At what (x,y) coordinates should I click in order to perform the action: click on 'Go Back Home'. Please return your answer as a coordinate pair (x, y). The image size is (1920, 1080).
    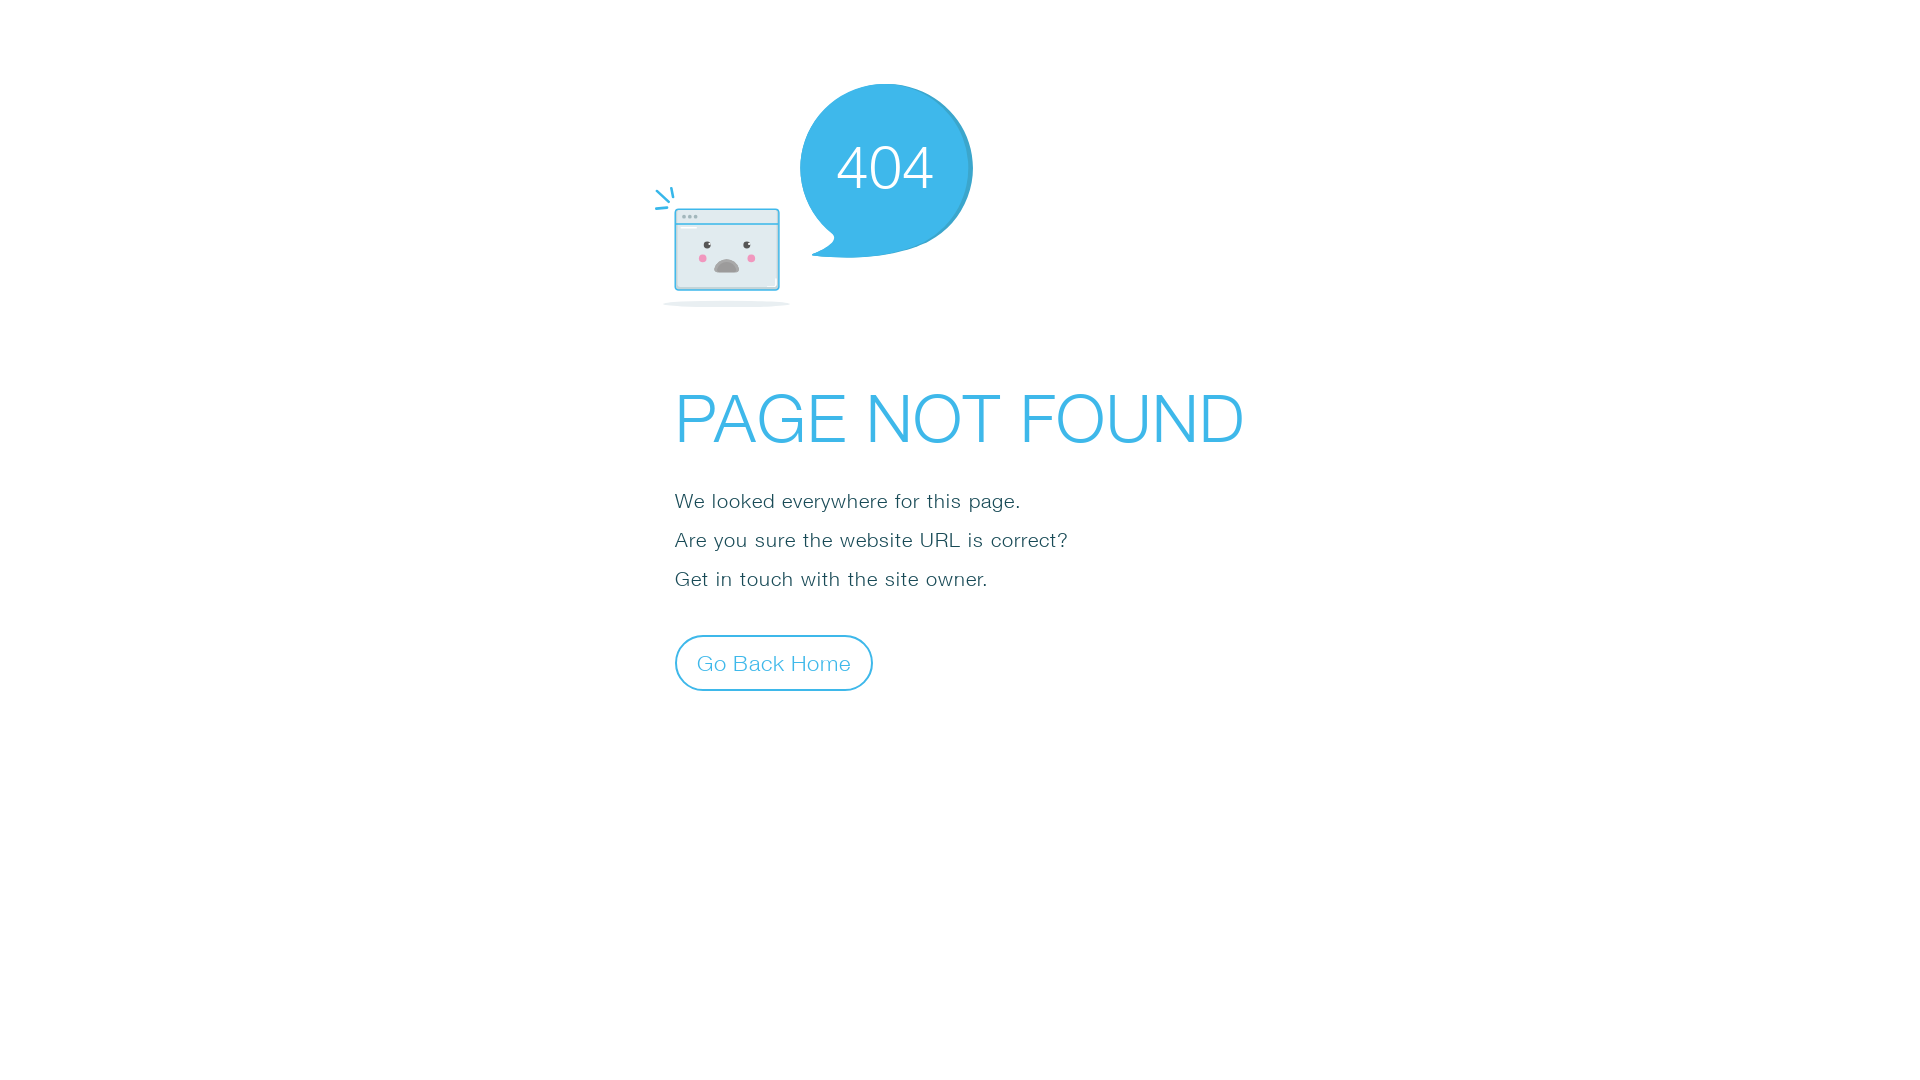
    Looking at the image, I should click on (772, 663).